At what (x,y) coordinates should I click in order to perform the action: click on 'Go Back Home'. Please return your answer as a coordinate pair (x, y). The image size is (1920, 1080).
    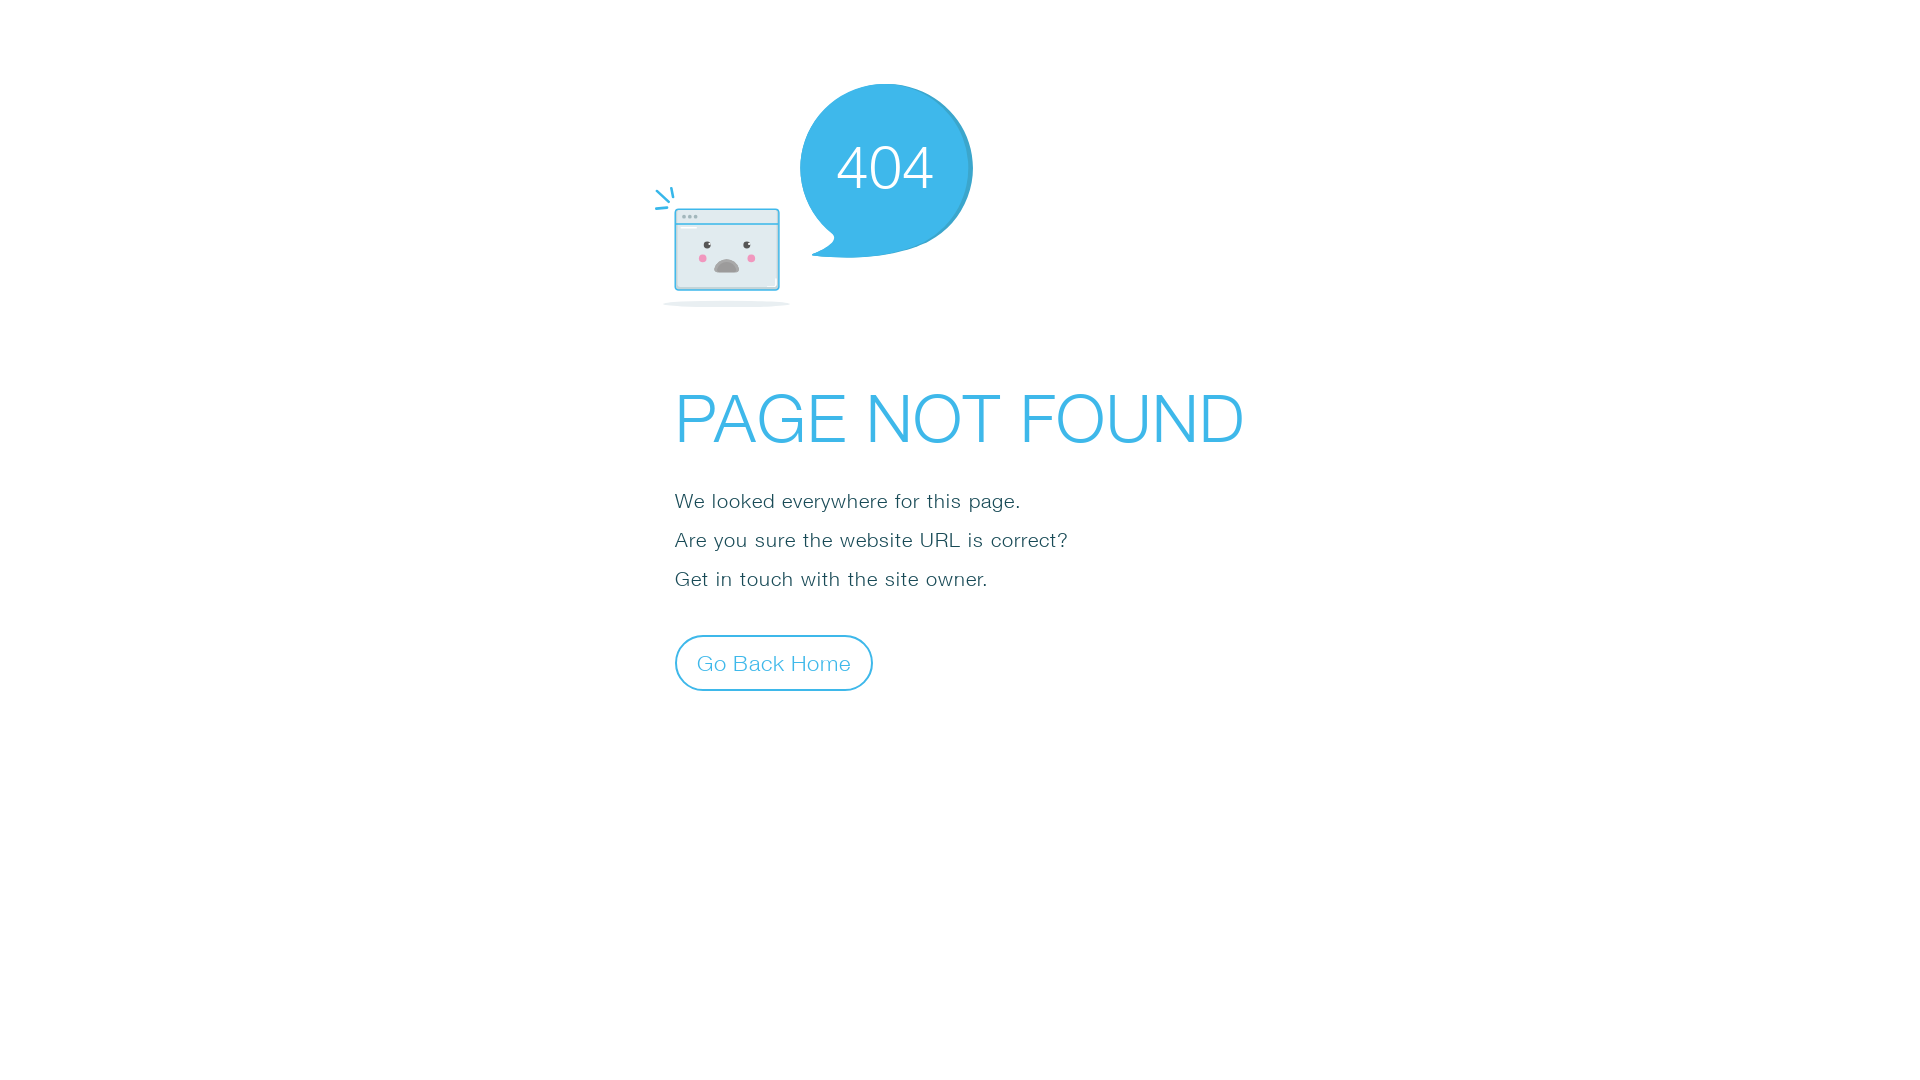
    Looking at the image, I should click on (772, 663).